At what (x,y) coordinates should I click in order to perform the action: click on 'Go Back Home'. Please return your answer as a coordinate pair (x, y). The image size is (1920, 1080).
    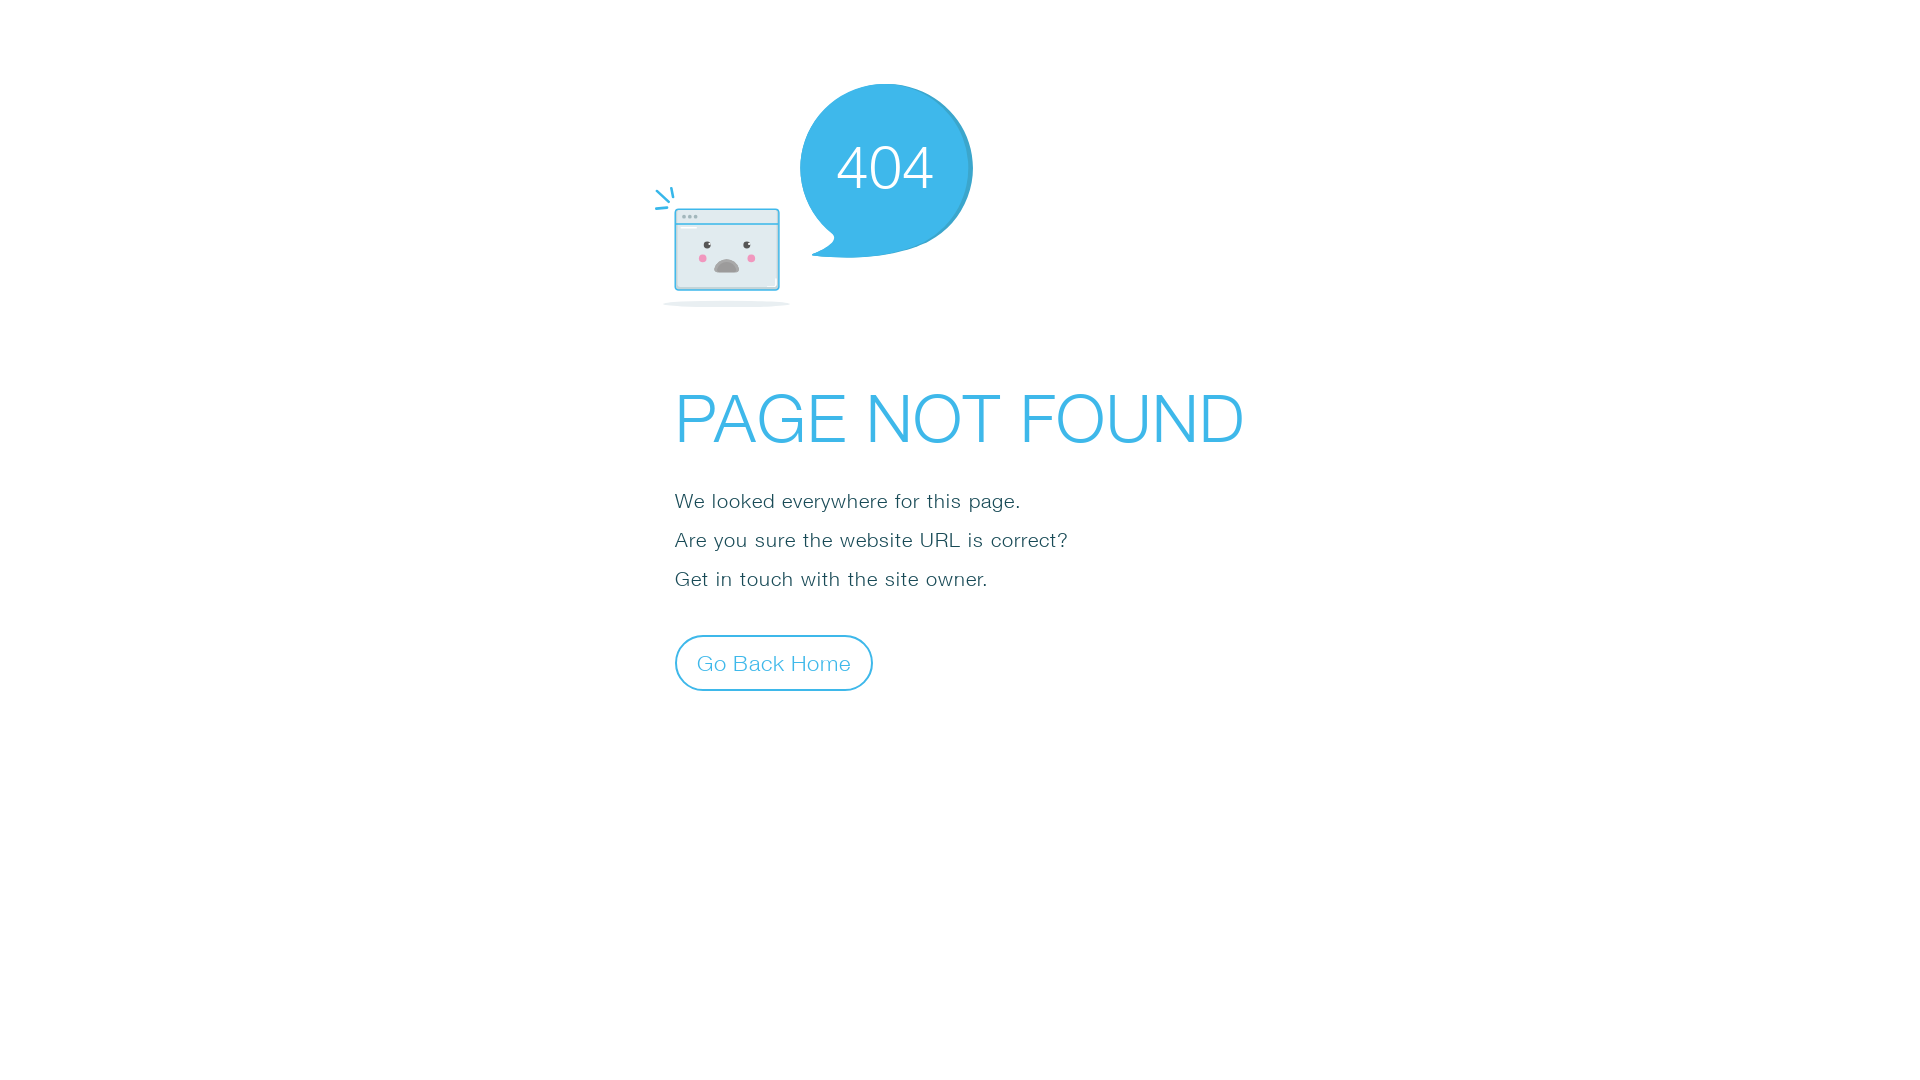
    Looking at the image, I should click on (772, 663).